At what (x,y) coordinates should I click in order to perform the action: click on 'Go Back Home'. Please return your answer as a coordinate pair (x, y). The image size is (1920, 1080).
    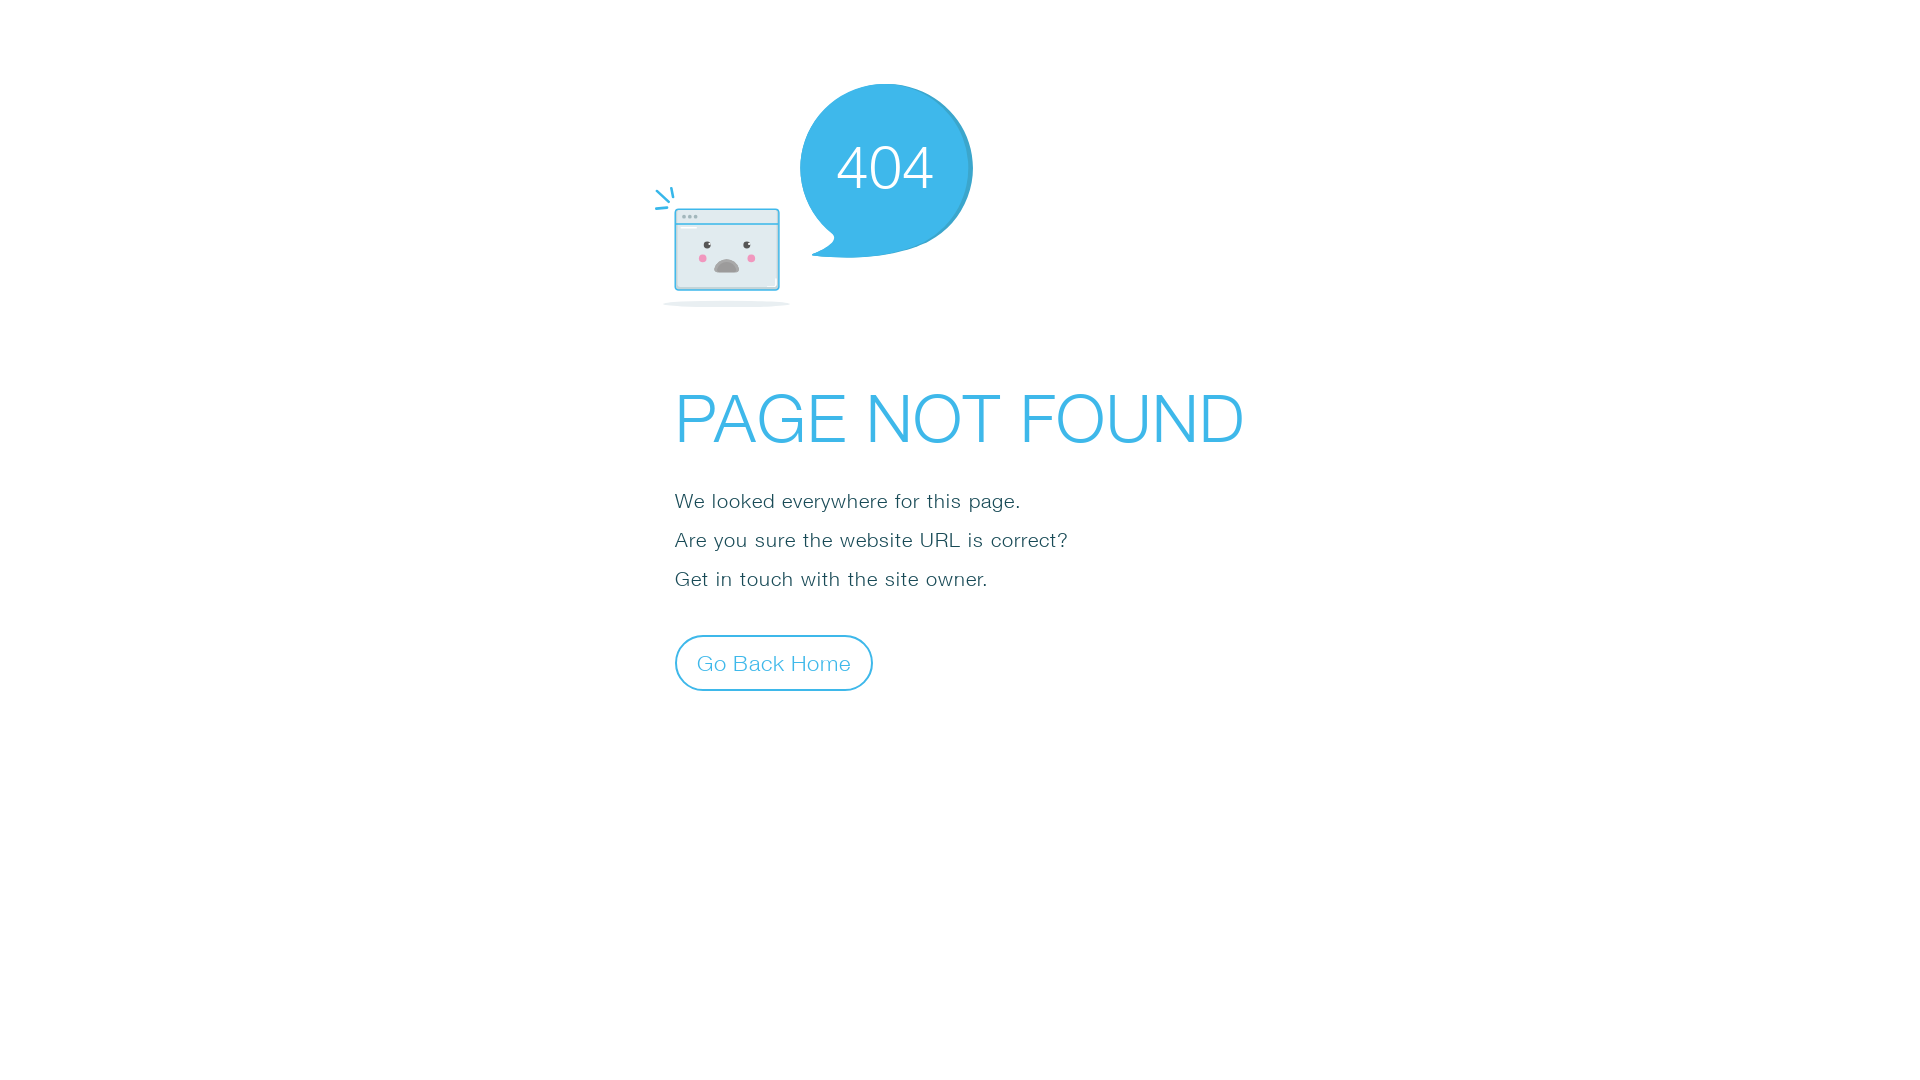
    Looking at the image, I should click on (772, 663).